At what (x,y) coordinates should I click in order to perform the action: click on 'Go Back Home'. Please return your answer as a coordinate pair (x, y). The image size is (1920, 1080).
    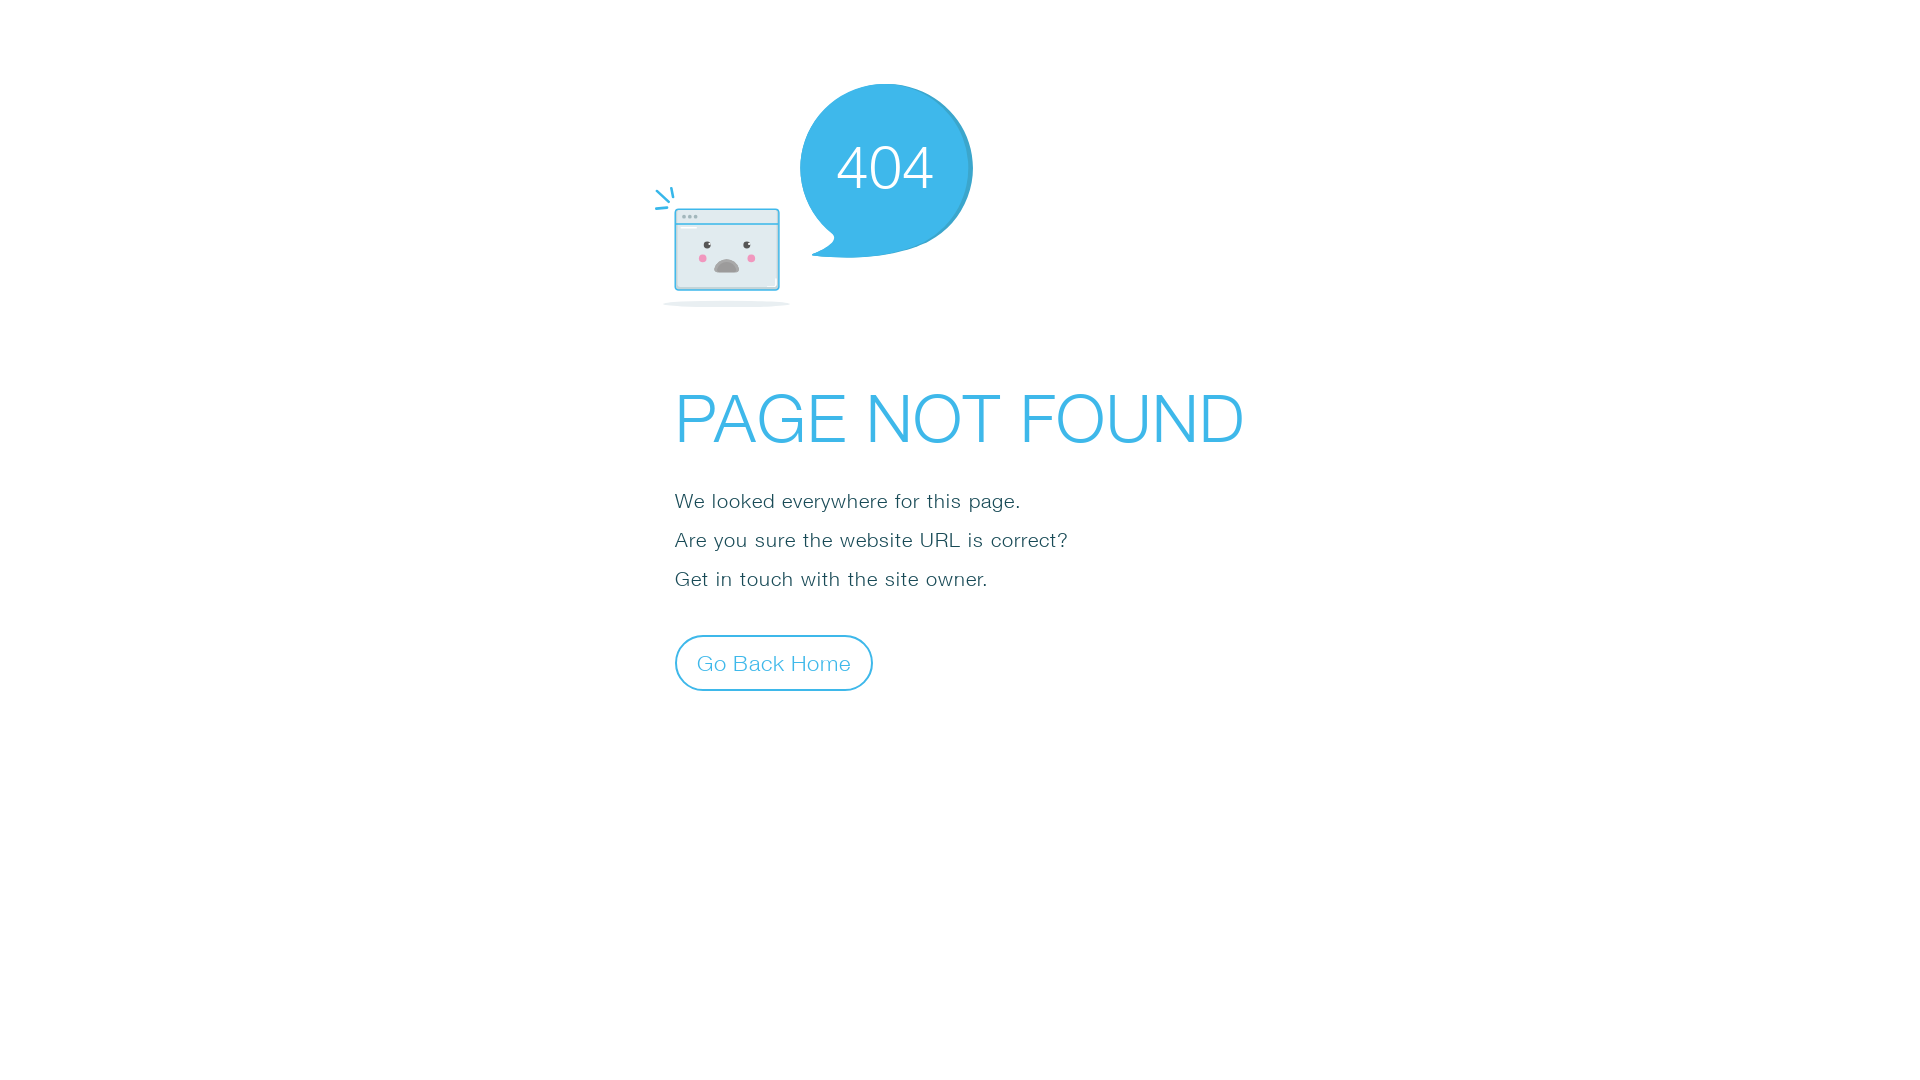
    Looking at the image, I should click on (772, 663).